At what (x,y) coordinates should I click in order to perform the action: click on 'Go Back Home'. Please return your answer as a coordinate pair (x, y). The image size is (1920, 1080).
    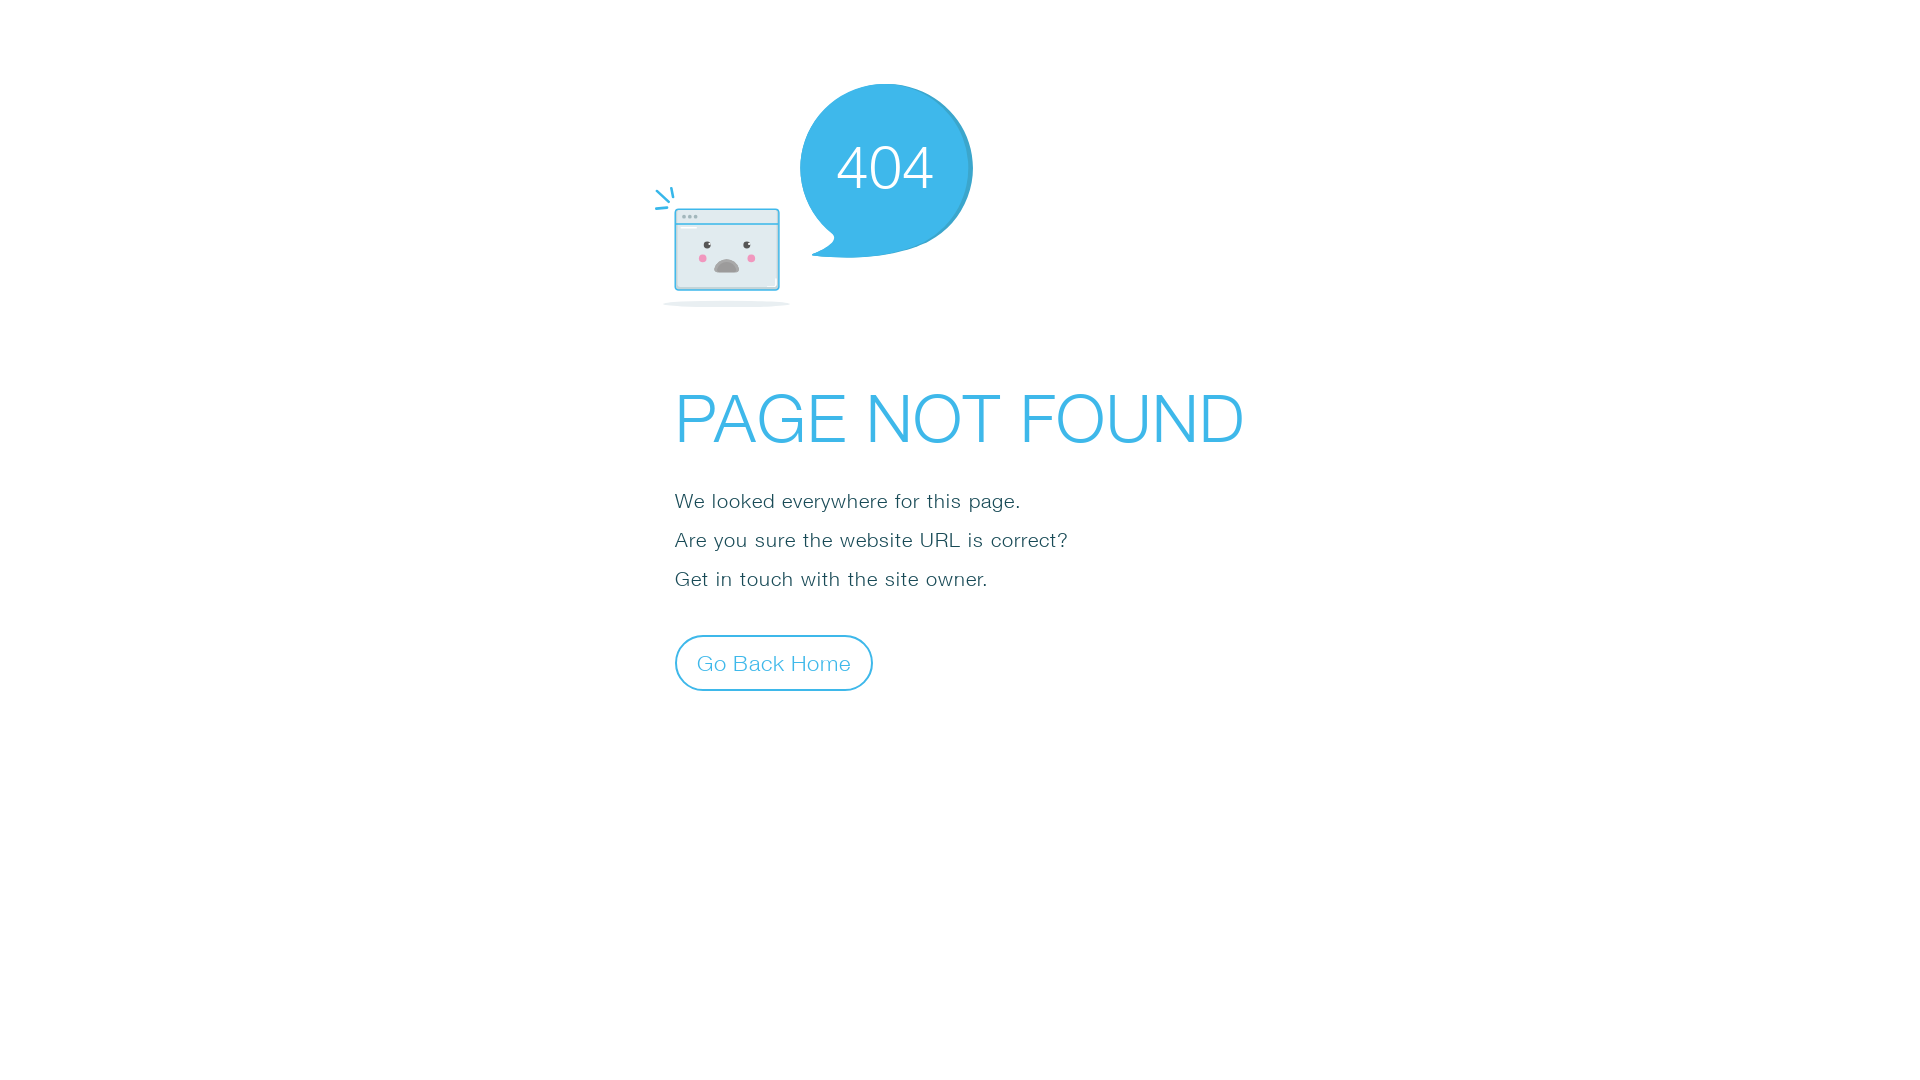
    Looking at the image, I should click on (772, 663).